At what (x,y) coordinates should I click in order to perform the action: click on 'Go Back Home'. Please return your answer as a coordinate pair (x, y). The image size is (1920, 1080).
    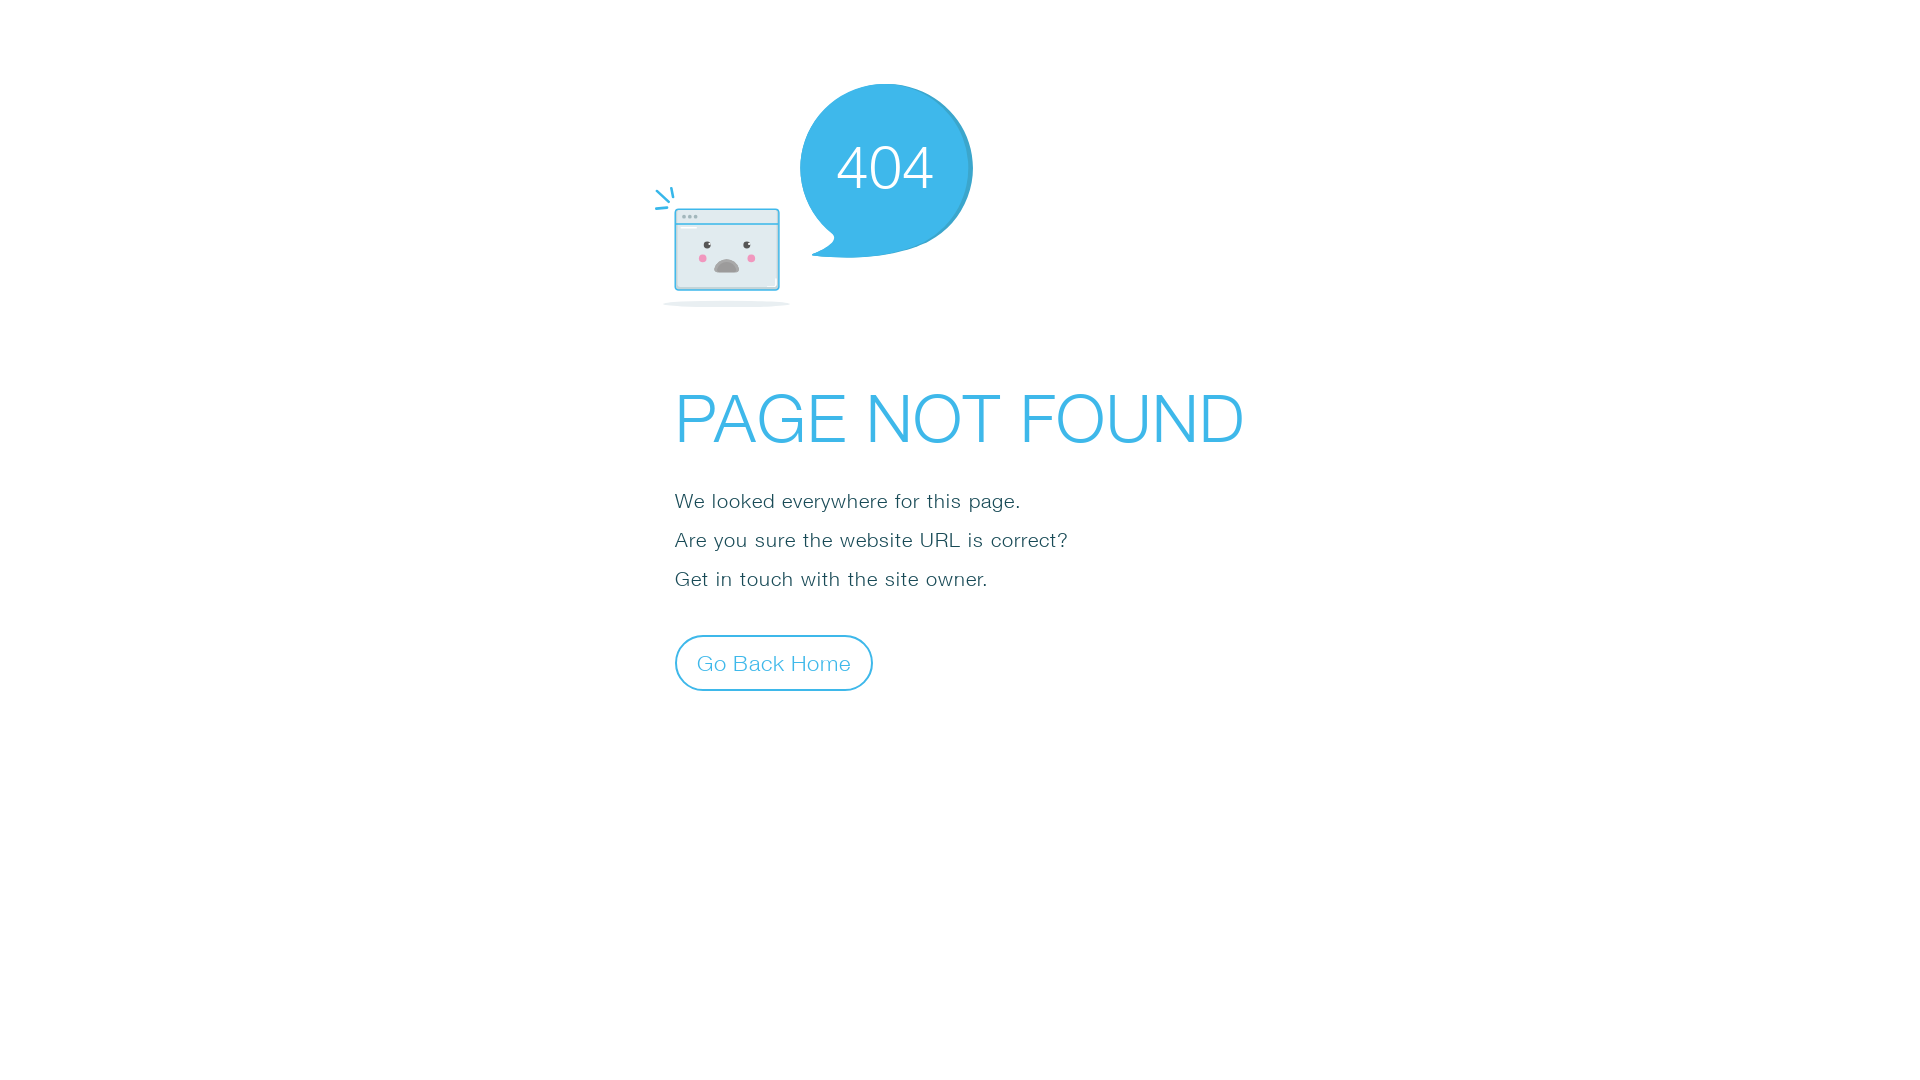
    Looking at the image, I should click on (772, 663).